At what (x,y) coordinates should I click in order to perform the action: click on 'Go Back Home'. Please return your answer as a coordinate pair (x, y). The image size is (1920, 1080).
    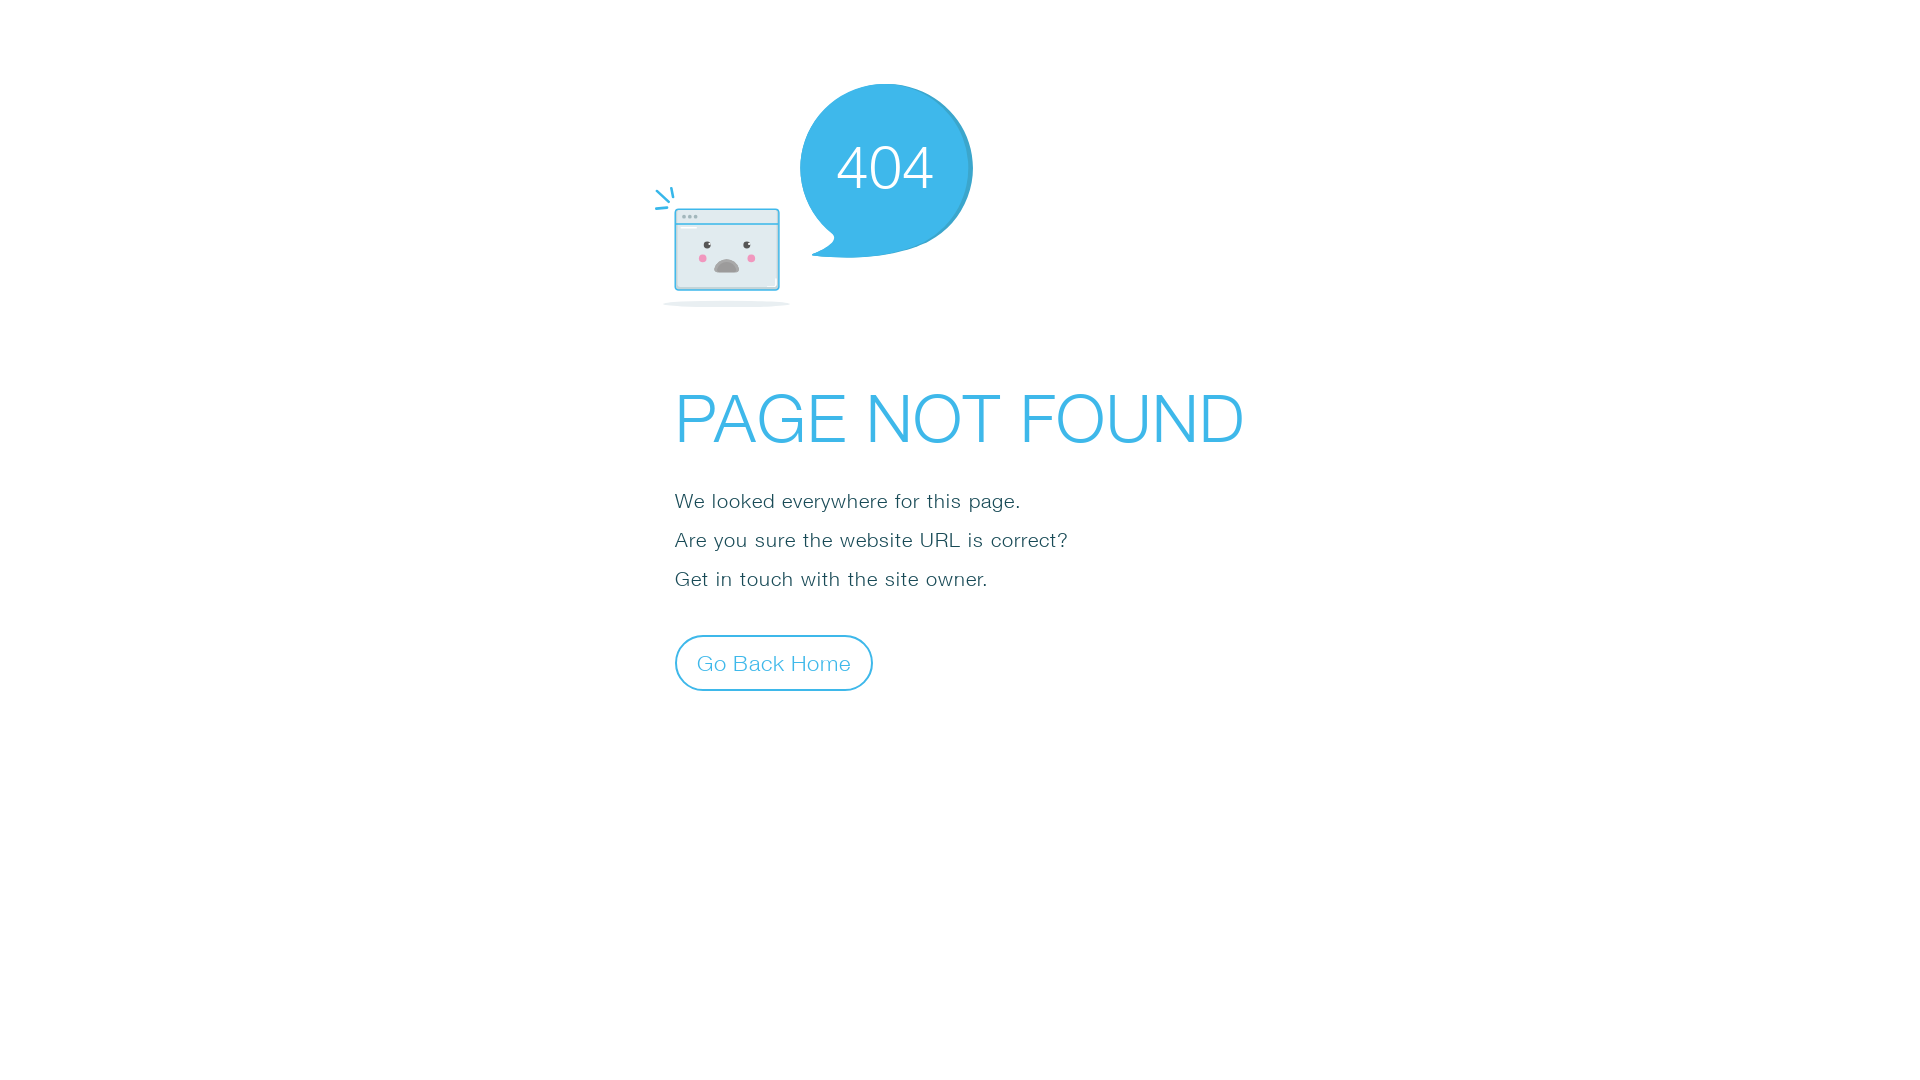
    Looking at the image, I should click on (772, 663).